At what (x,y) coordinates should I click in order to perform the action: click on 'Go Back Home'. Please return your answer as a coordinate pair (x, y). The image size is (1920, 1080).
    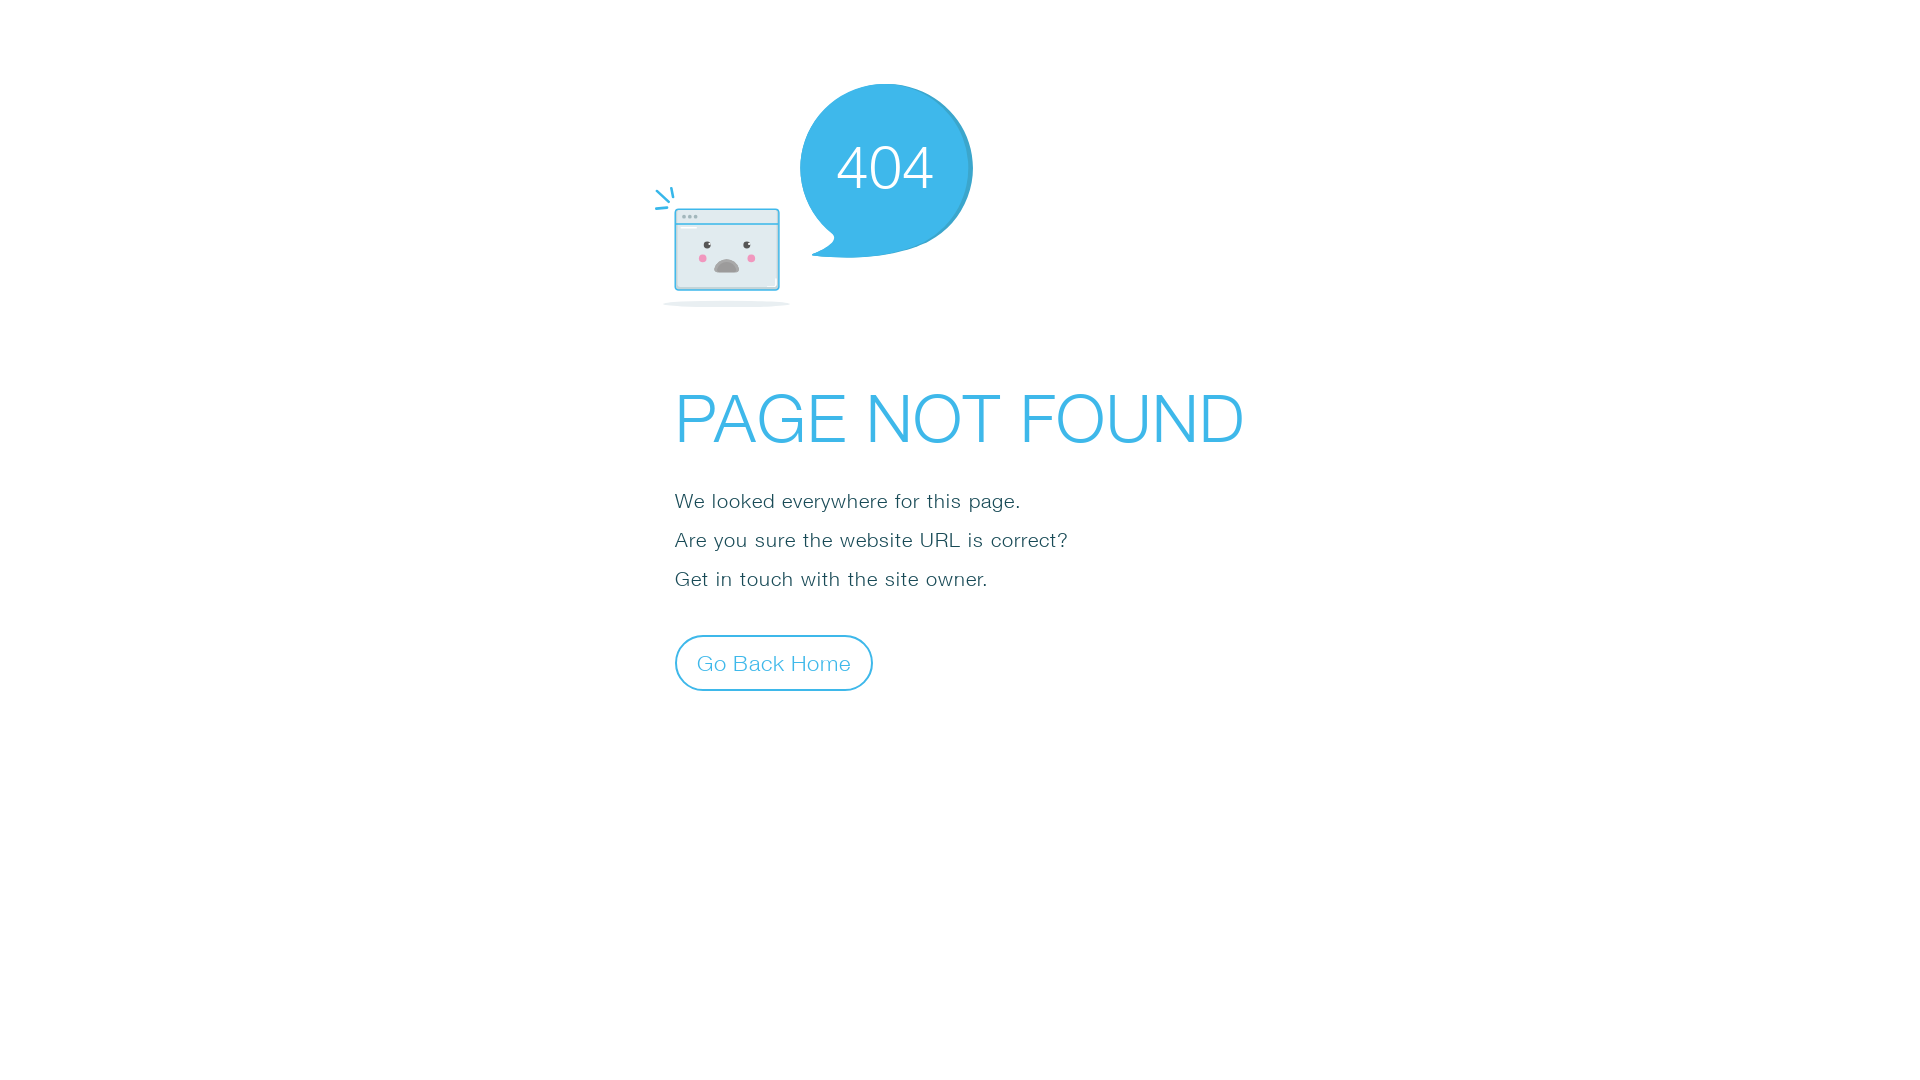
    Looking at the image, I should click on (772, 663).